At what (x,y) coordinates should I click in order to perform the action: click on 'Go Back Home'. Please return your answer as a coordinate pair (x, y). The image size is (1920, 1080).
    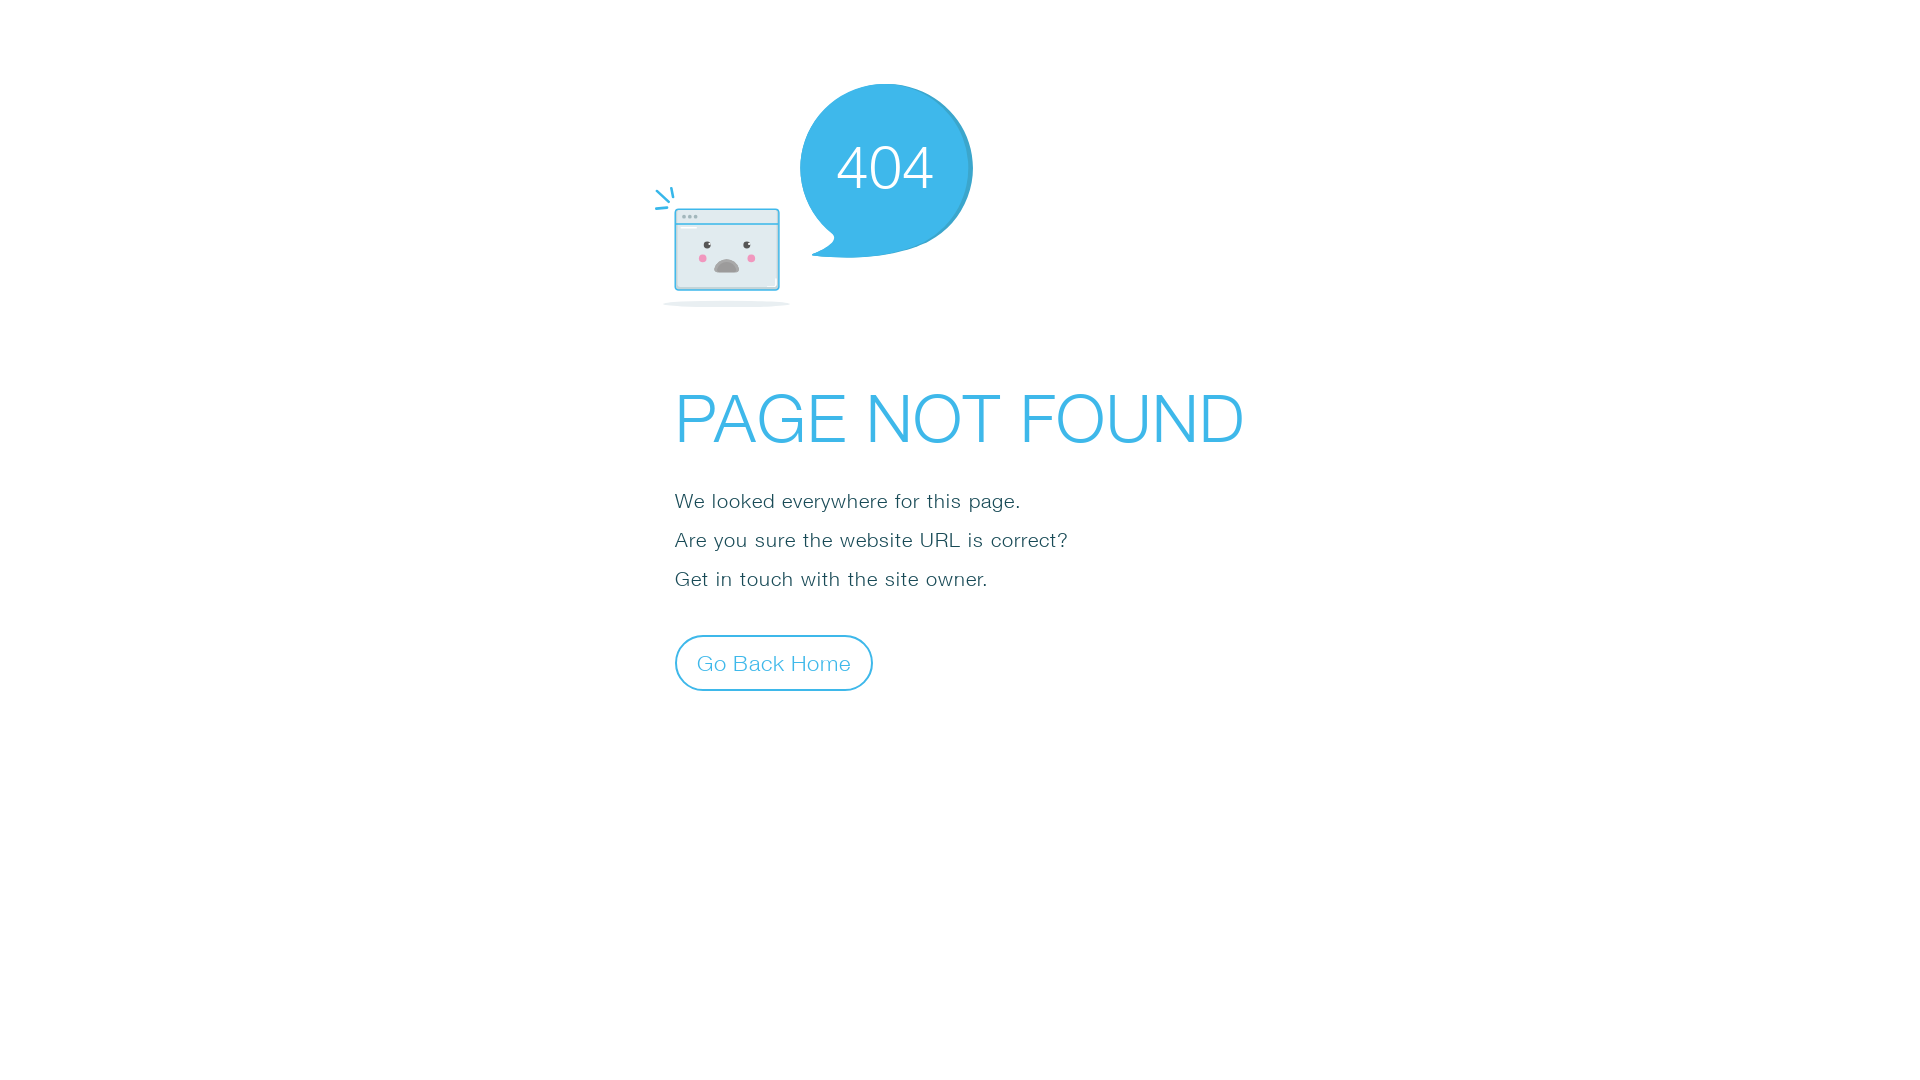
    Looking at the image, I should click on (772, 663).